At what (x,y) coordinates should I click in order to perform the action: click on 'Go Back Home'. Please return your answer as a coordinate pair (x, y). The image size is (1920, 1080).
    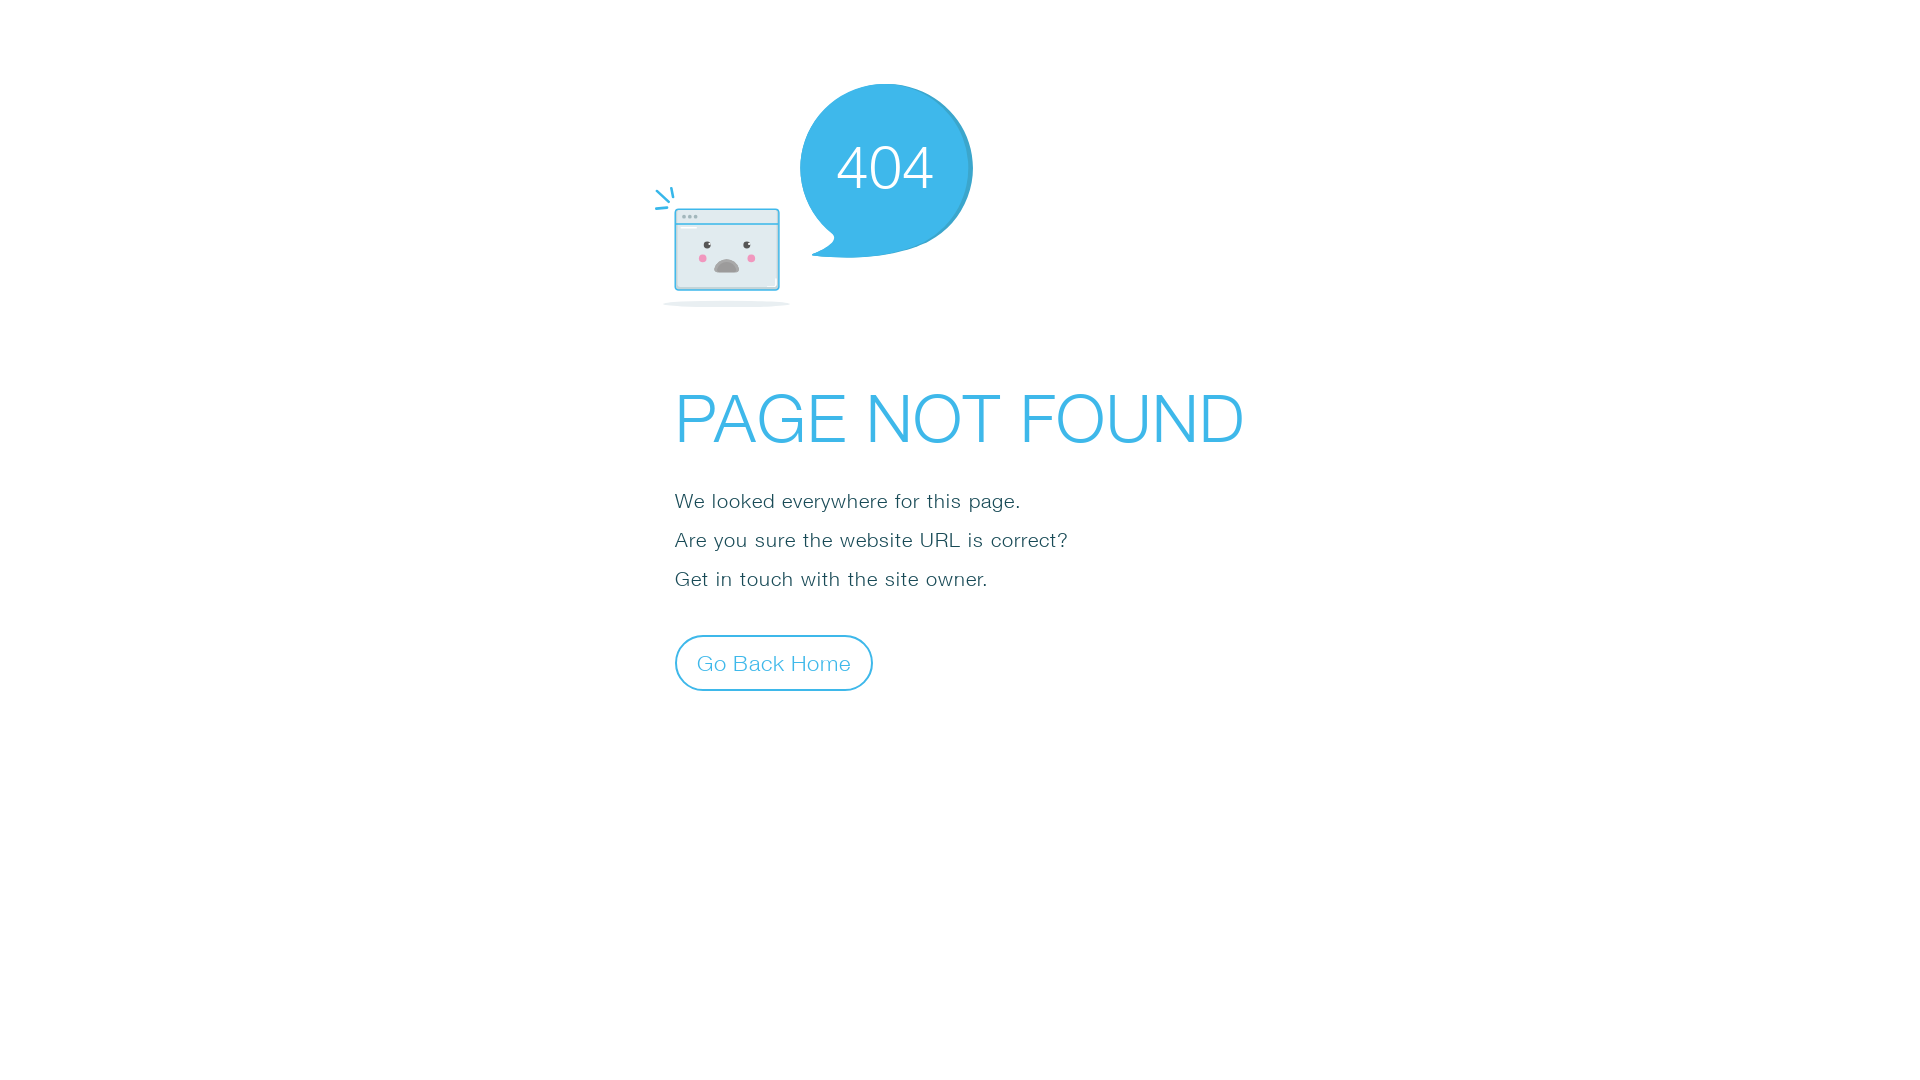
    Looking at the image, I should click on (772, 663).